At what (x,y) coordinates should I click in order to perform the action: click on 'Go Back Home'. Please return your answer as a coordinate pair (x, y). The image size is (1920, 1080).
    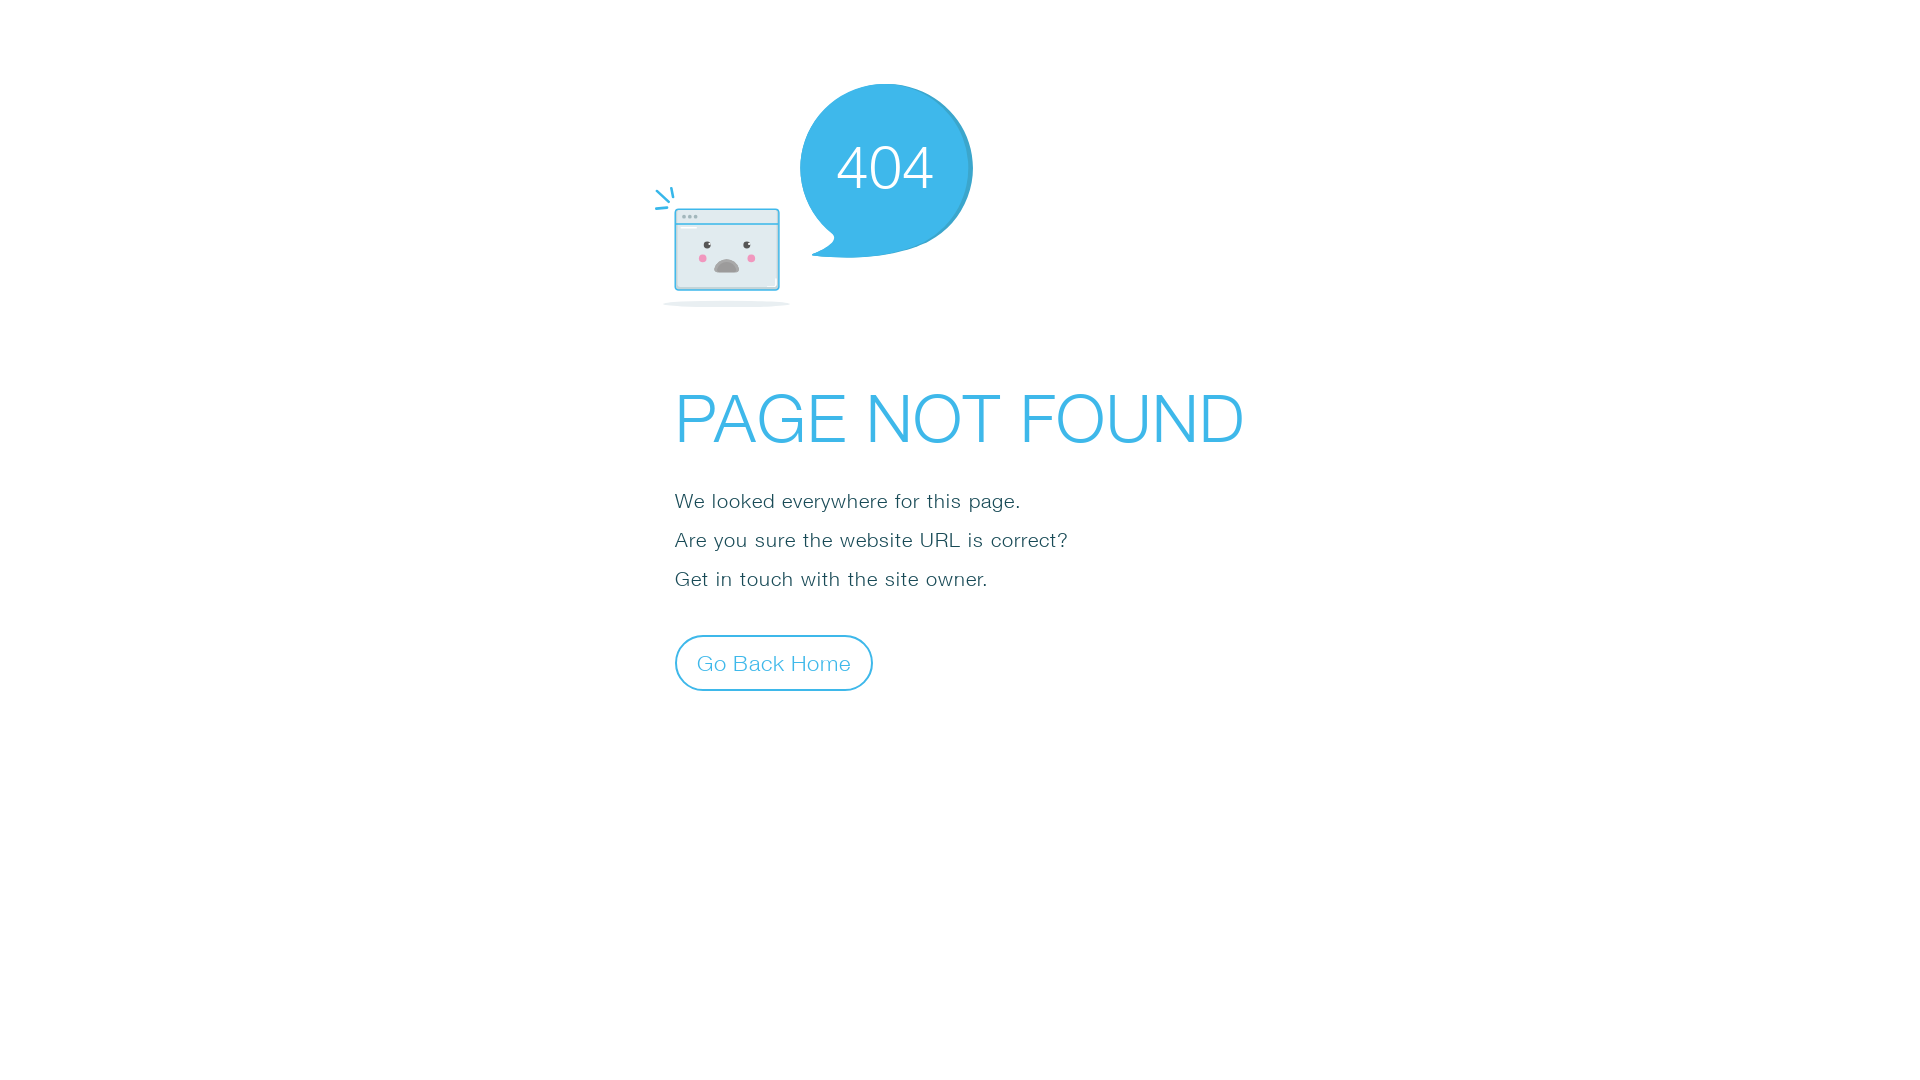
    Looking at the image, I should click on (772, 663).